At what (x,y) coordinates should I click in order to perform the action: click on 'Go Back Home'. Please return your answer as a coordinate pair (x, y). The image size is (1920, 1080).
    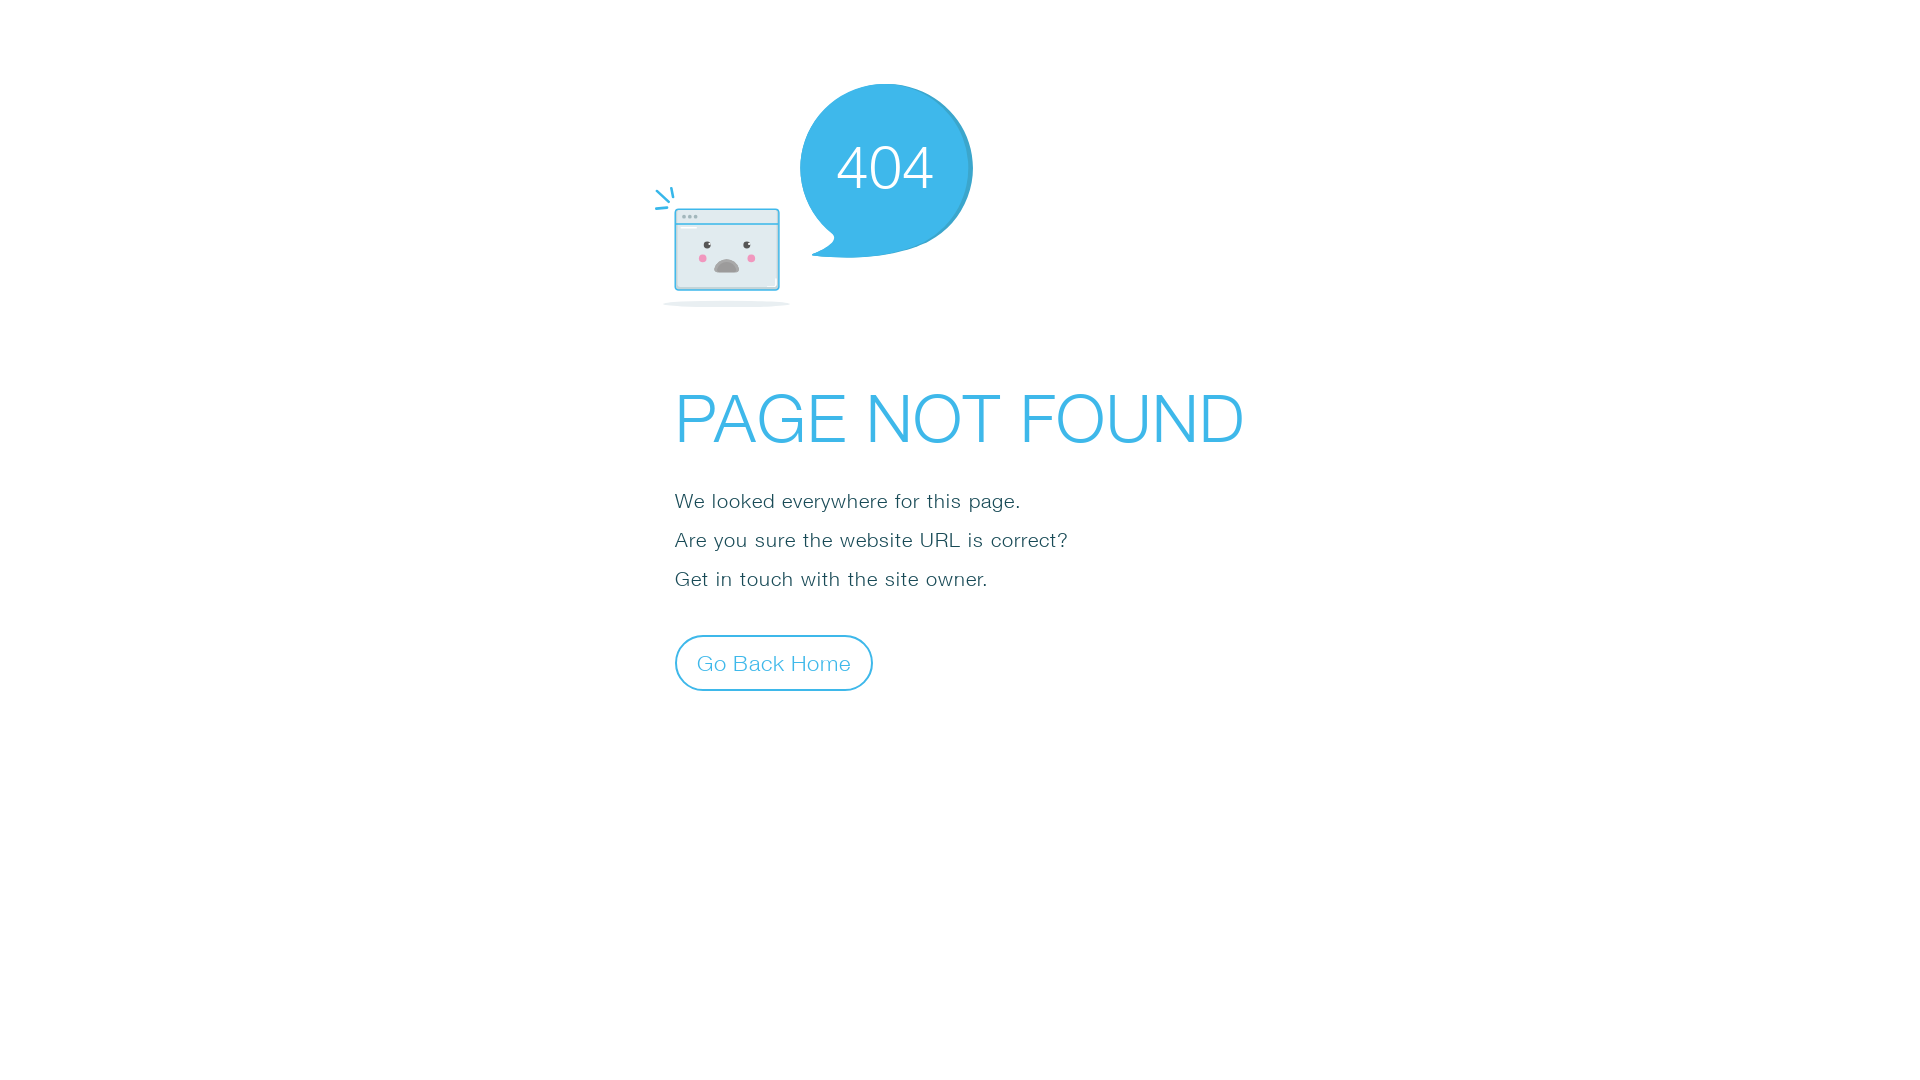
    Looking at the image, I should click on (772, 663).